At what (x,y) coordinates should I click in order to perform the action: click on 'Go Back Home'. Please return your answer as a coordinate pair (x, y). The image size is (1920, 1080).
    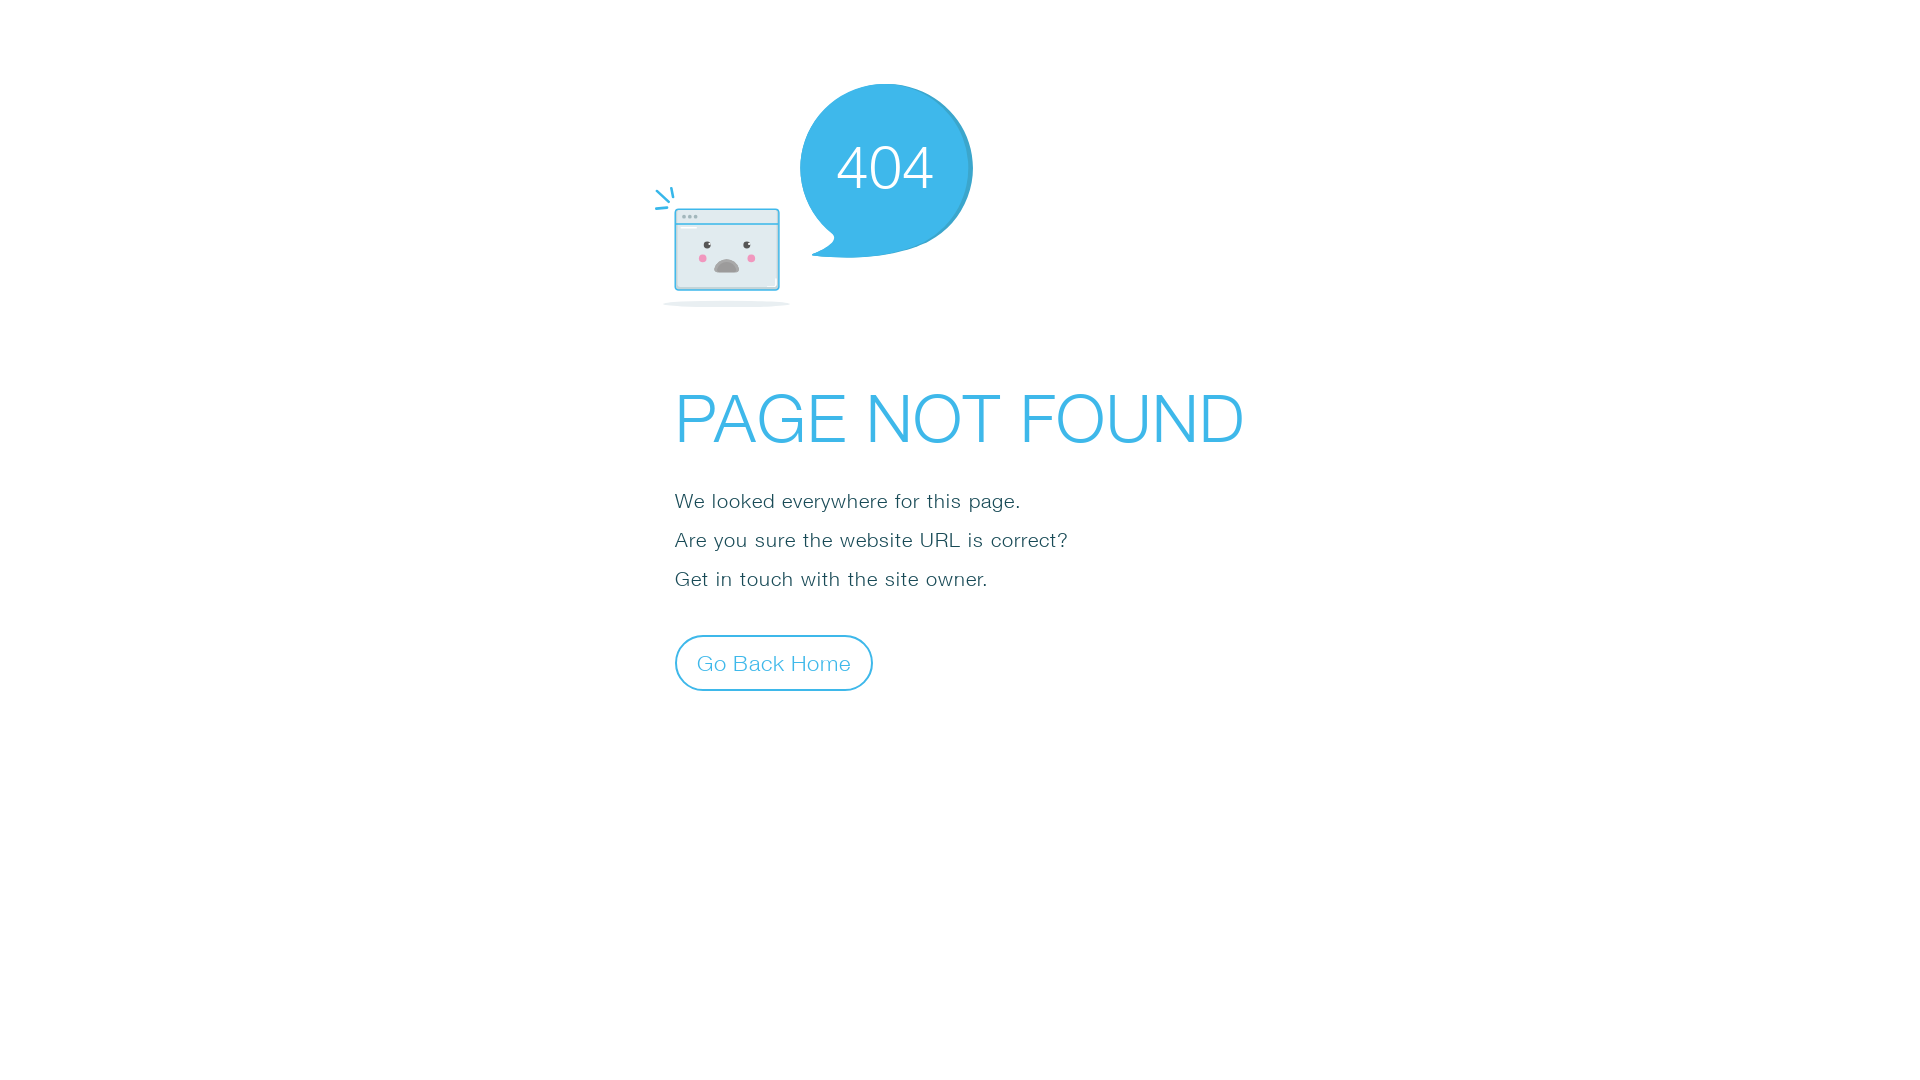
    Looking at the image, I should click on (772, 663).